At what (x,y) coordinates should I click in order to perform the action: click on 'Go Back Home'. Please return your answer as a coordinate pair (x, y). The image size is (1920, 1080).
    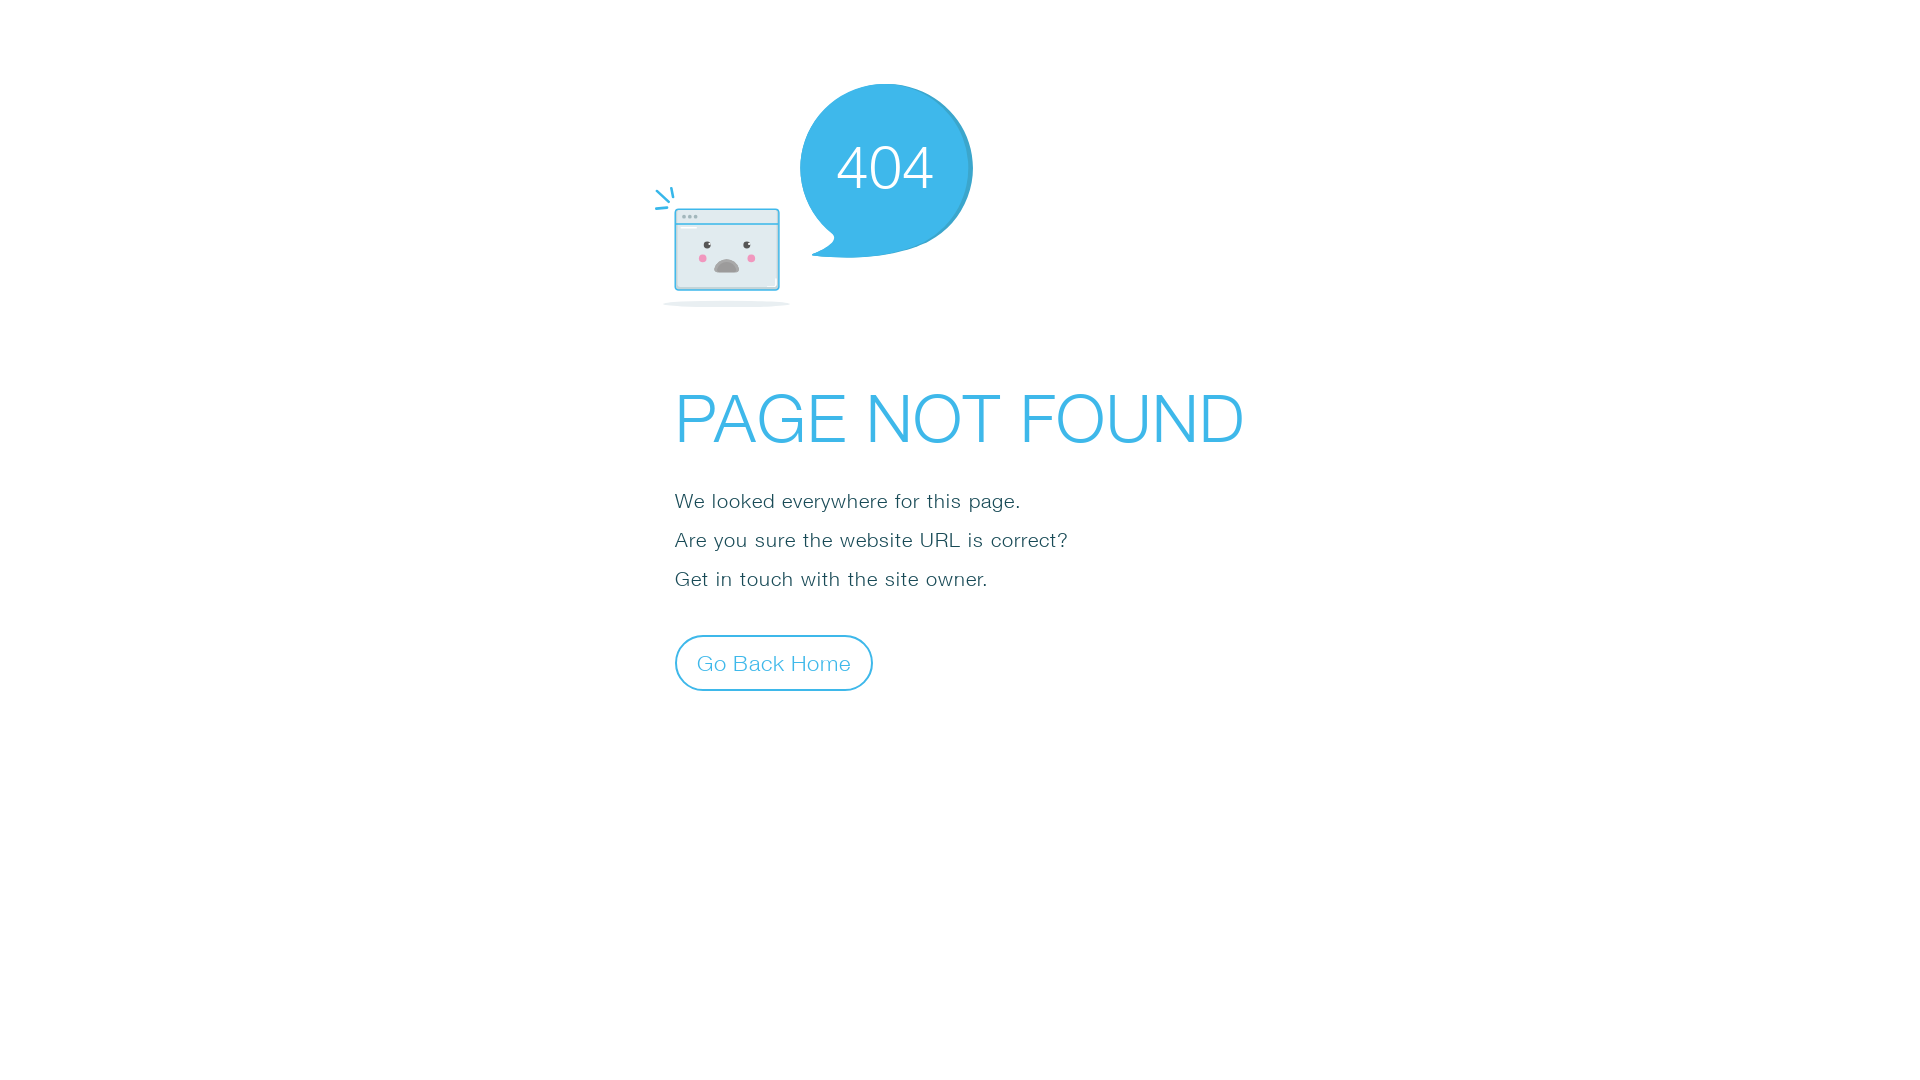
    Looking at the image, I should click on (772, 663).